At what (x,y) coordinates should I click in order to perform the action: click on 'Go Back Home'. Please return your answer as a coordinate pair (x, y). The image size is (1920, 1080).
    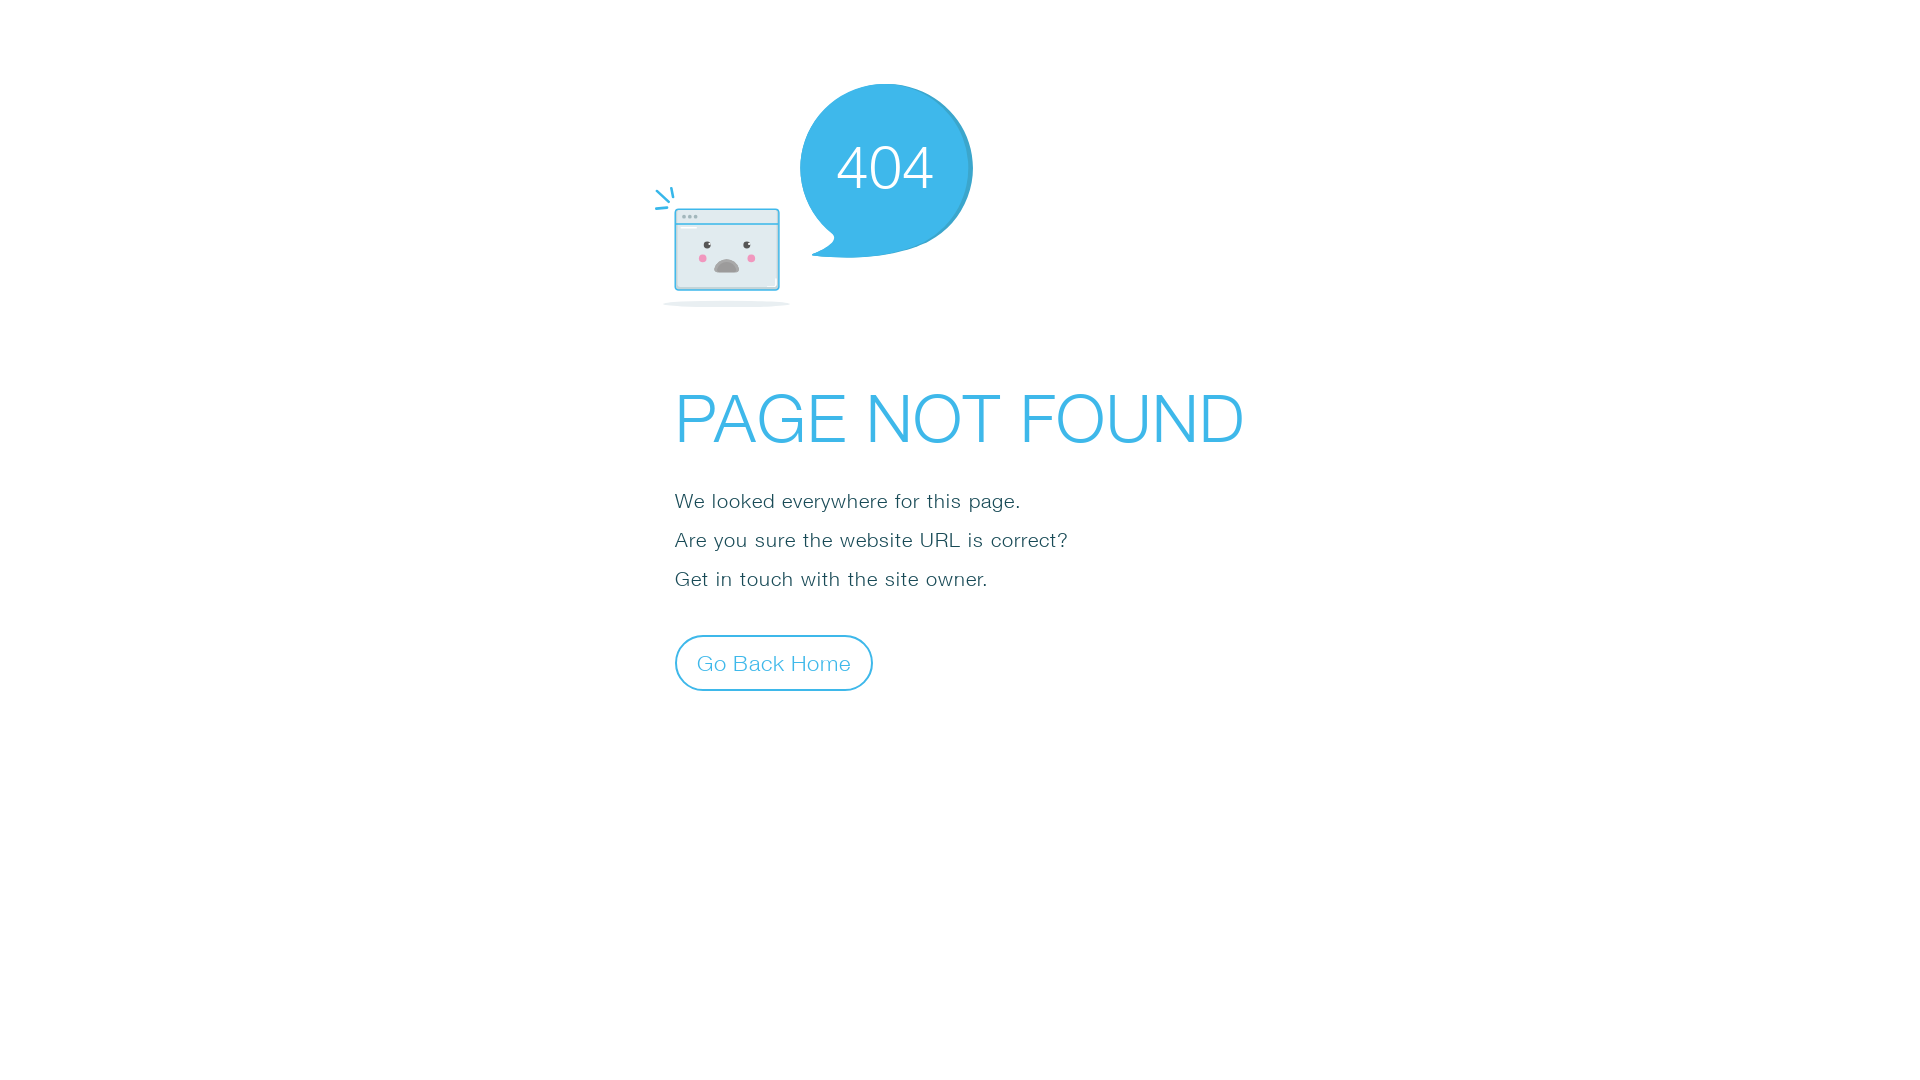
    Looking at the image, I should click on (772, 663).